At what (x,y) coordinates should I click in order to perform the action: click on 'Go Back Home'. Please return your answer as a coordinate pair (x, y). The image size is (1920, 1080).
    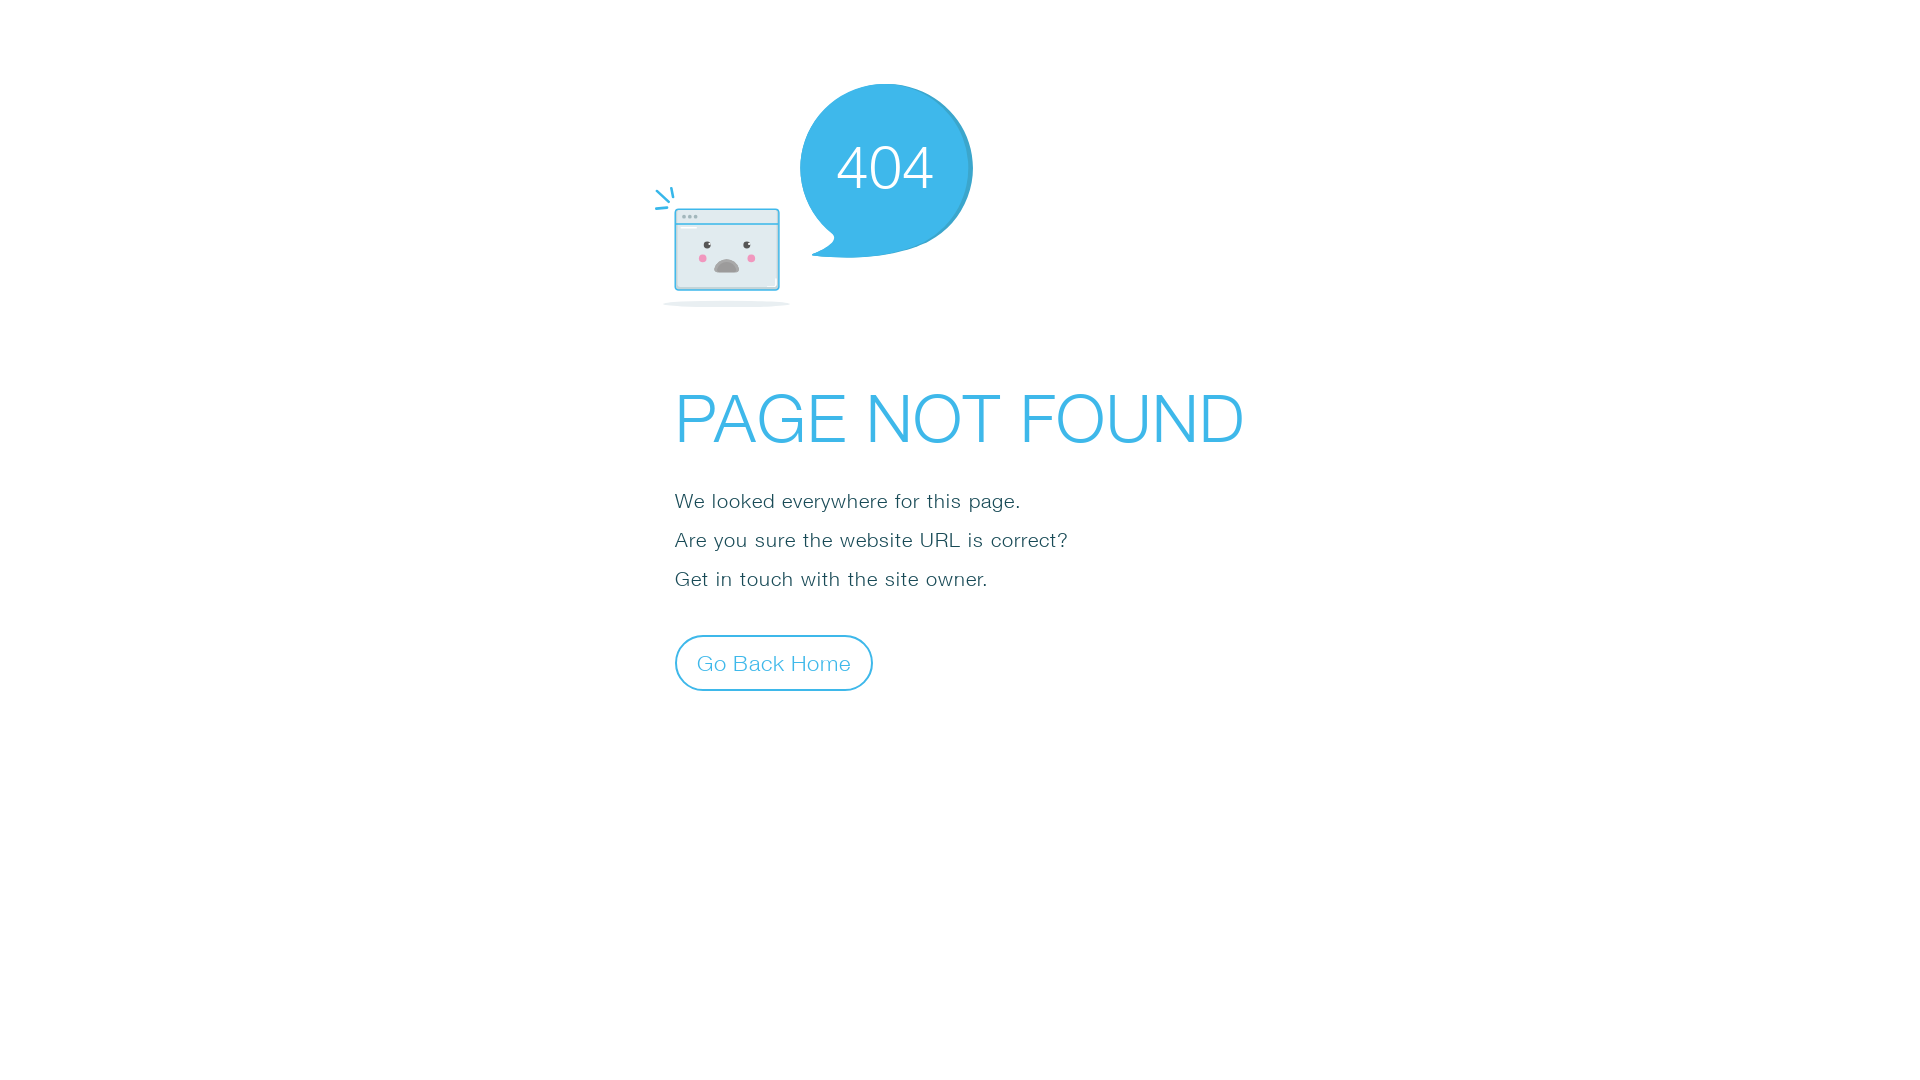
    Looking at the image, I should click on (772, 663).